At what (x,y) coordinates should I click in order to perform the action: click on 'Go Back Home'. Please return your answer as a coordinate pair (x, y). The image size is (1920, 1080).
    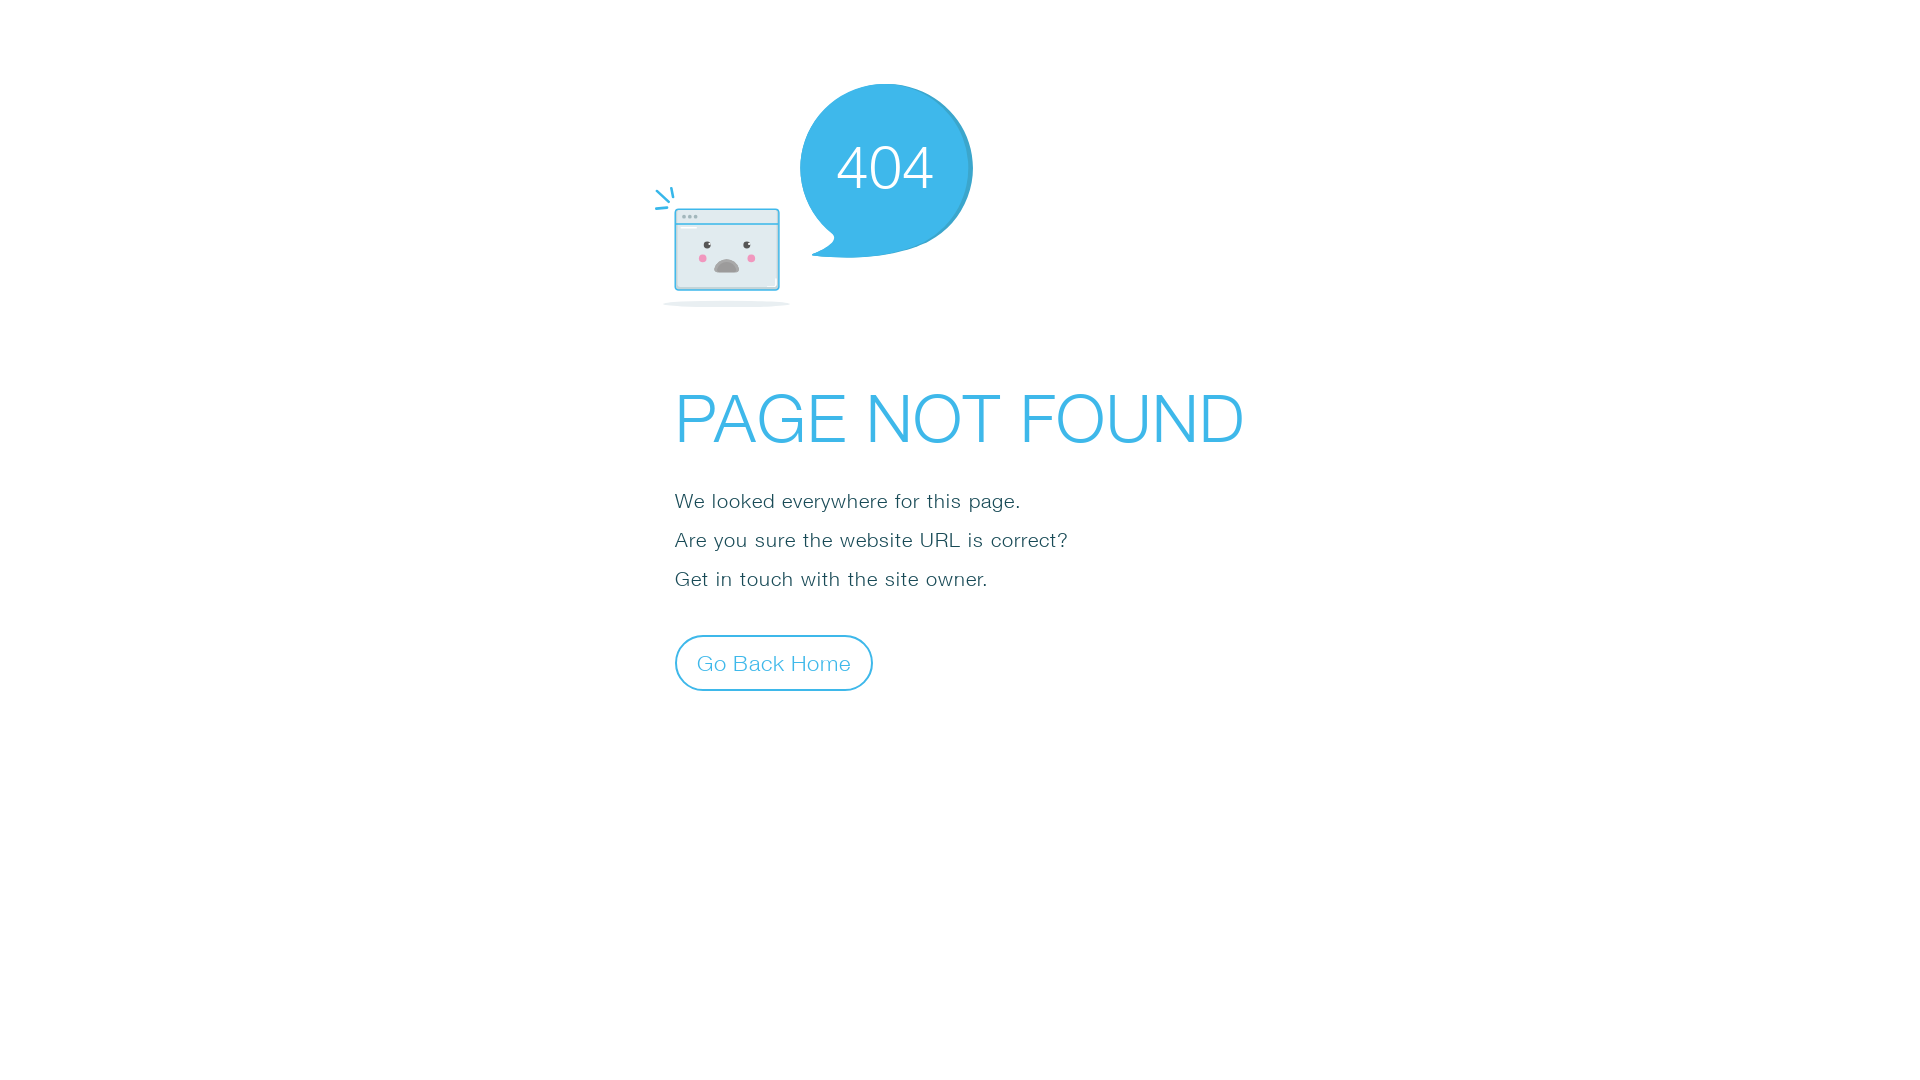
    Looking at the image, I should click on (772, 663).